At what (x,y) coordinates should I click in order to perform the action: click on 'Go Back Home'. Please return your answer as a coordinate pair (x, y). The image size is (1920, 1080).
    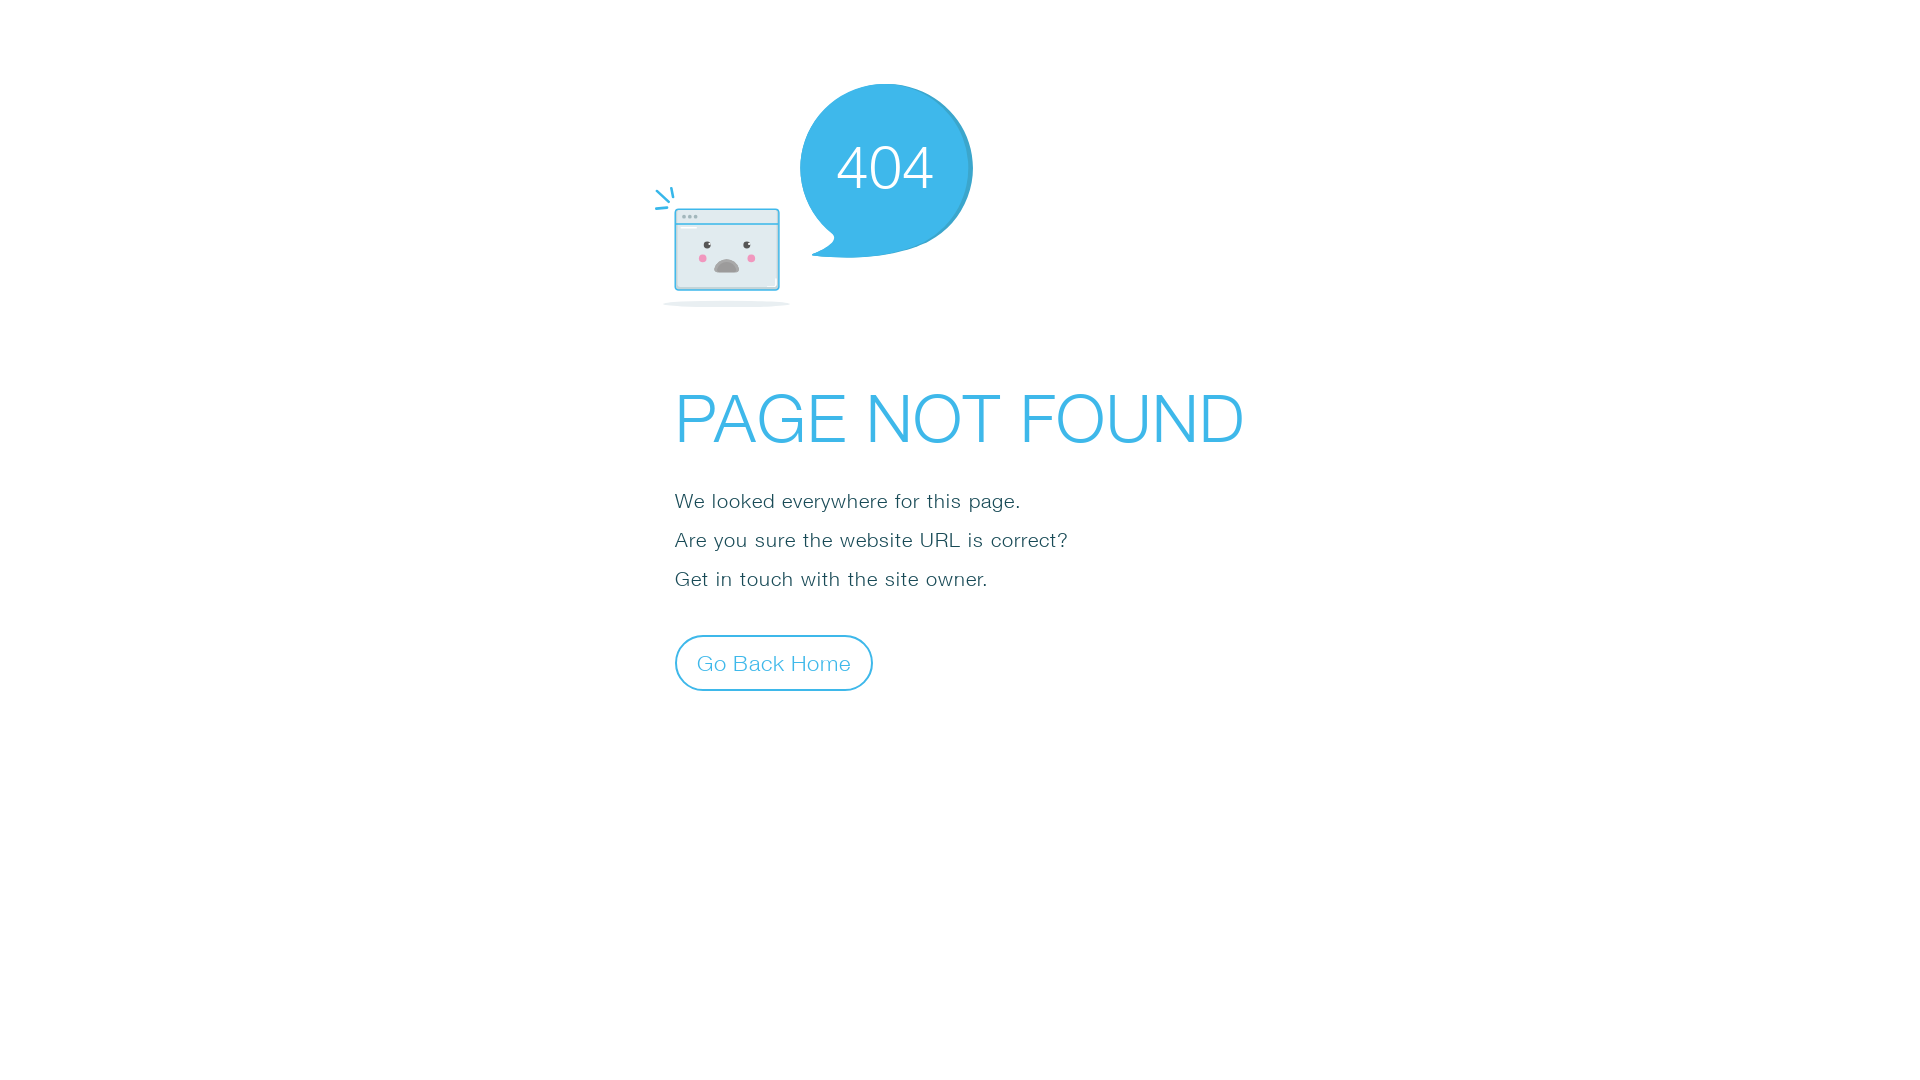
    Looking at the image, I should click on (772, 663).